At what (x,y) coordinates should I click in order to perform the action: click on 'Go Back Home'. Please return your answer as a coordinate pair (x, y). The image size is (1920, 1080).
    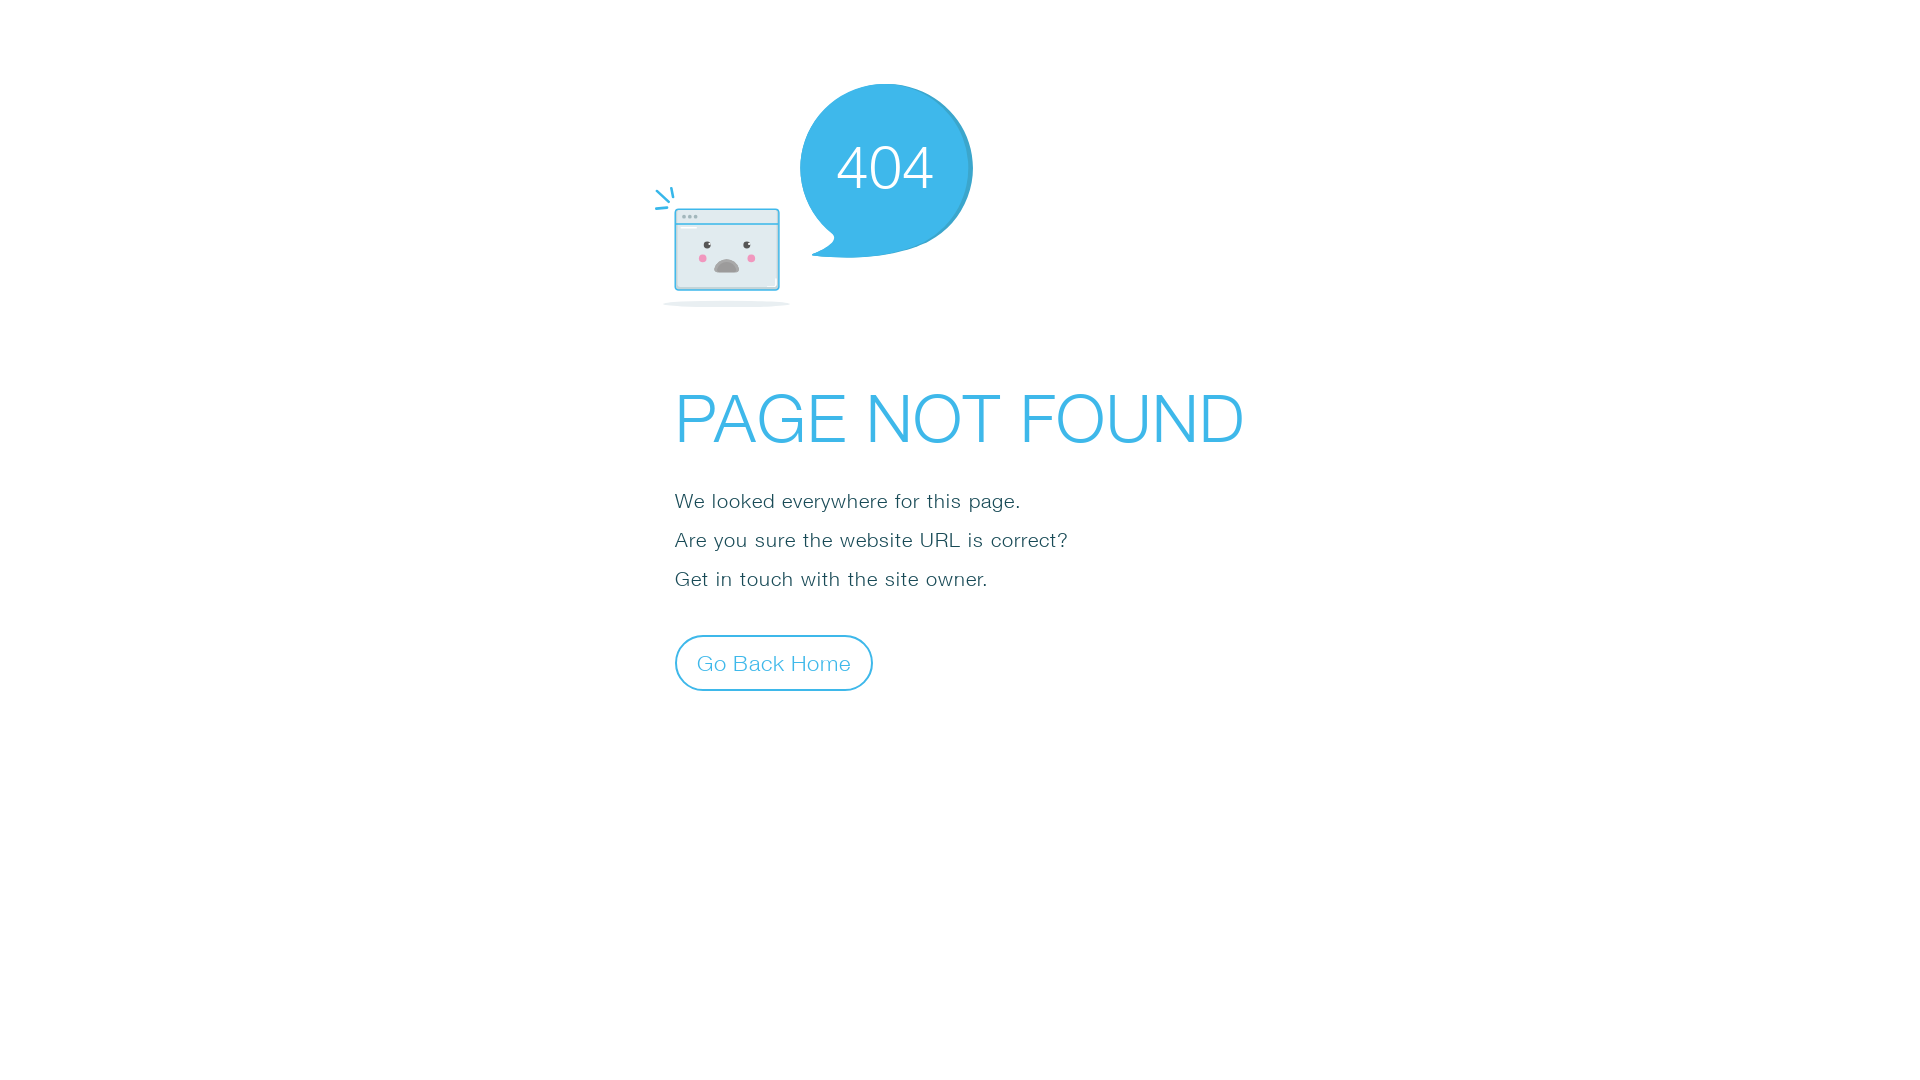
    Looking at the image, I should click on (772, 663).